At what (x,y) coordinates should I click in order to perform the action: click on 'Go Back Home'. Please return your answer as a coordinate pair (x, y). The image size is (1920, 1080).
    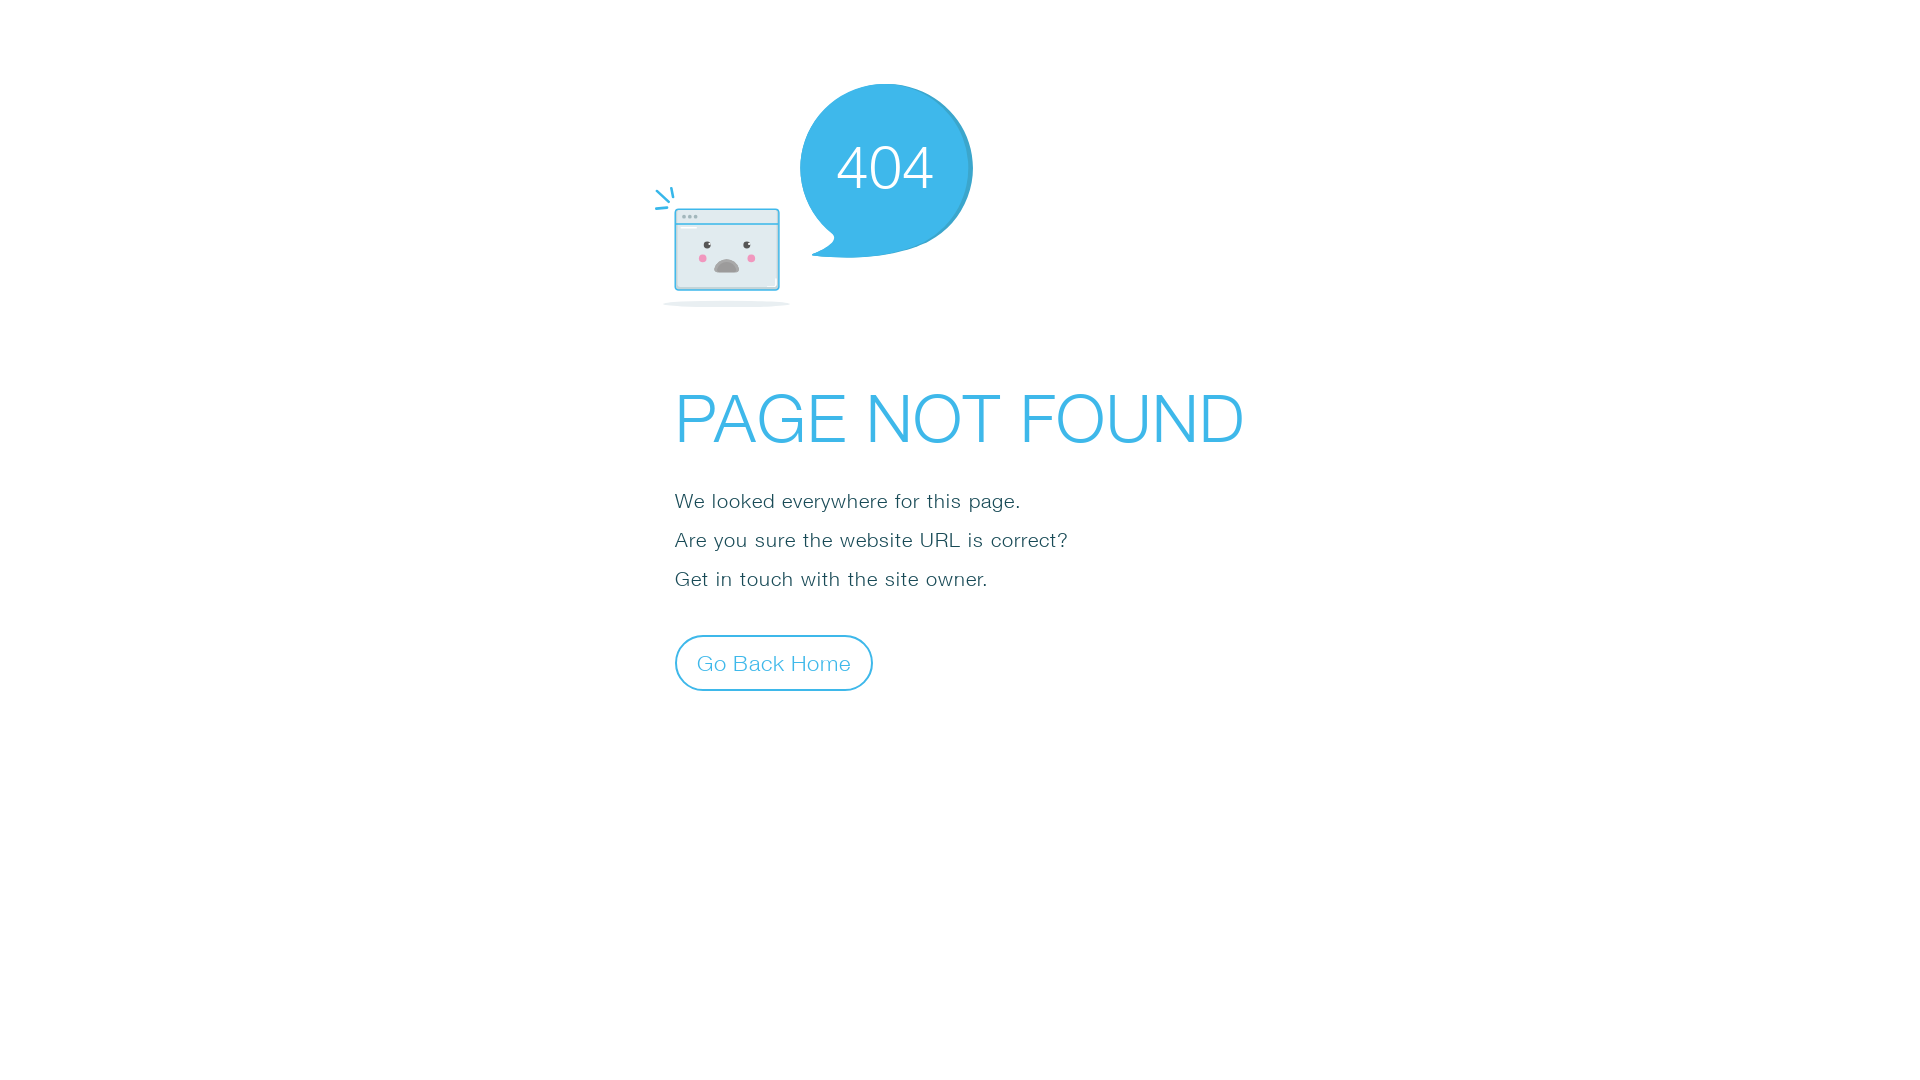
    Looking at the image, I should click on (772, 663).